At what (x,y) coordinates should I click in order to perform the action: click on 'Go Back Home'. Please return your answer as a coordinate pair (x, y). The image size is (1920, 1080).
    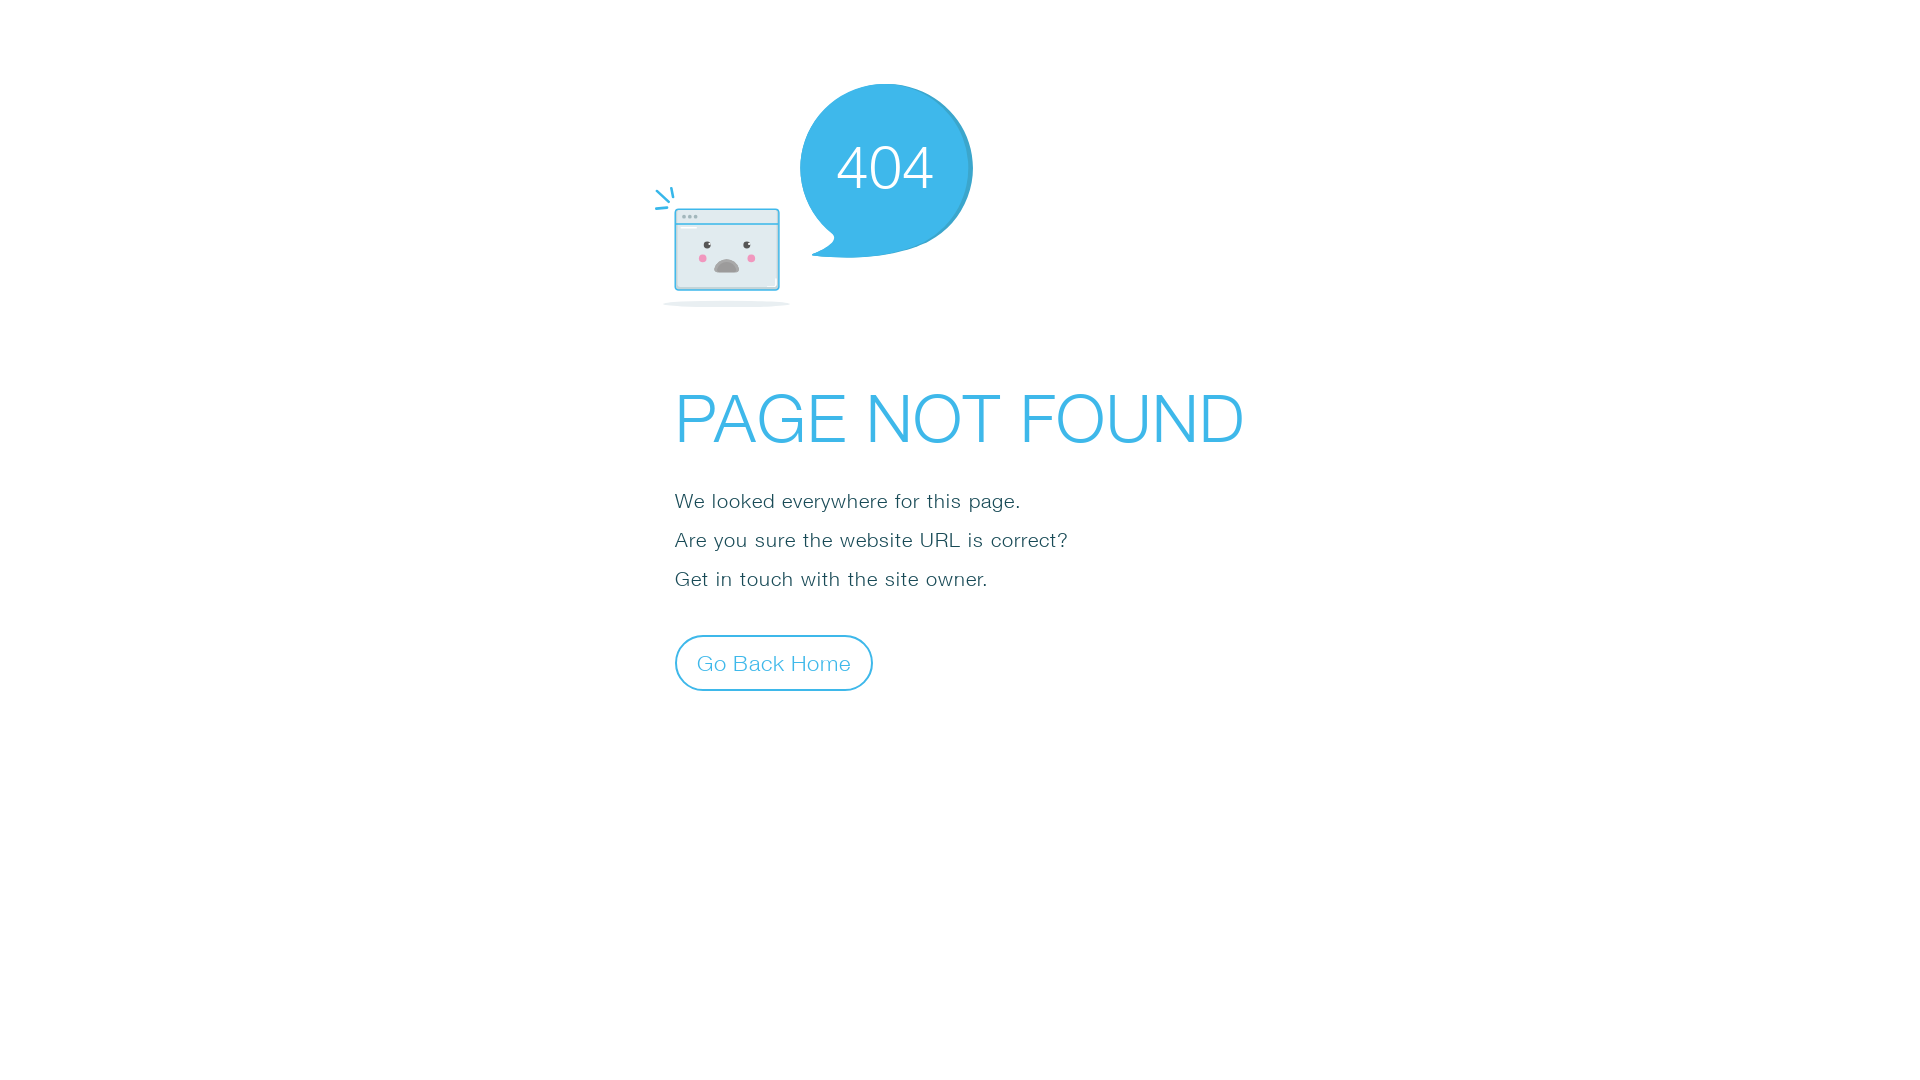
    Looking at the image, I should click on (772, 663).